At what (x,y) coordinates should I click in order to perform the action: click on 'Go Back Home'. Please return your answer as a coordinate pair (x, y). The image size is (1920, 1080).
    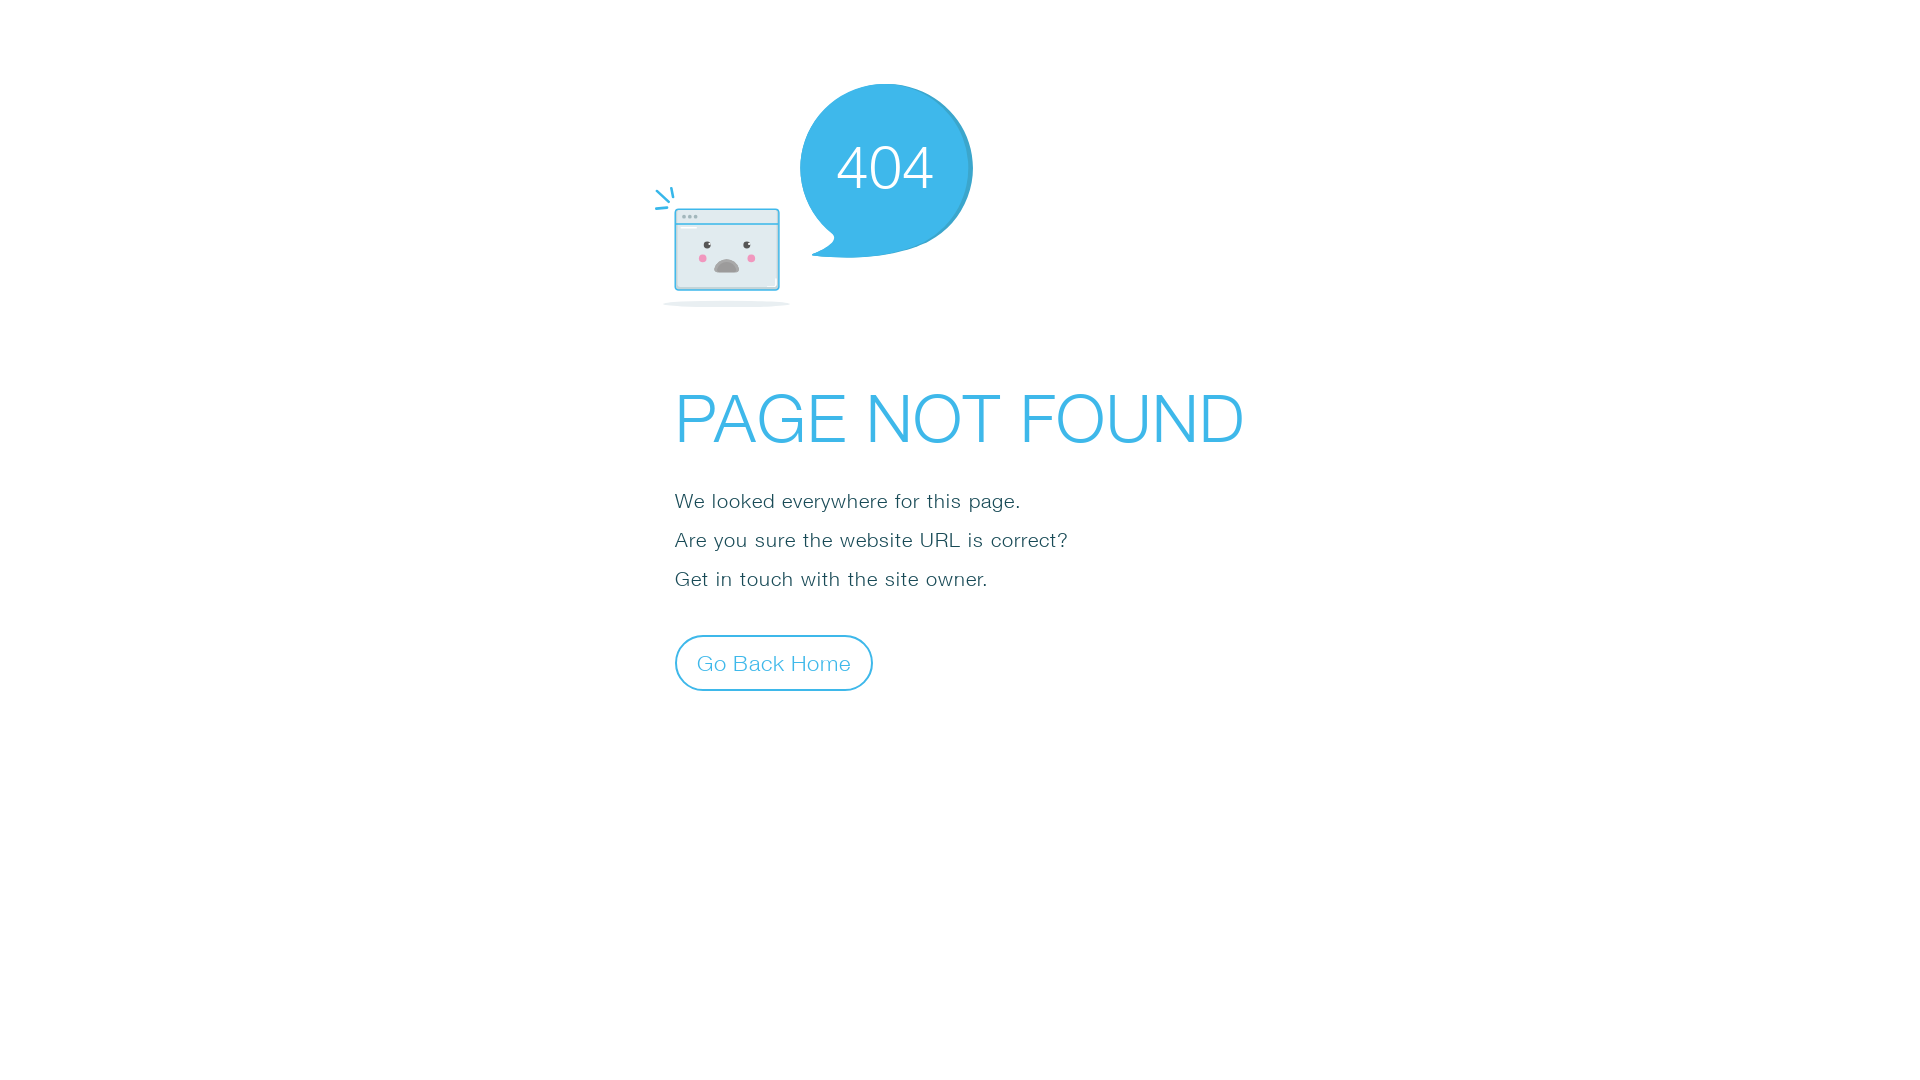
    Looking at the image, I should click on (772, 663).